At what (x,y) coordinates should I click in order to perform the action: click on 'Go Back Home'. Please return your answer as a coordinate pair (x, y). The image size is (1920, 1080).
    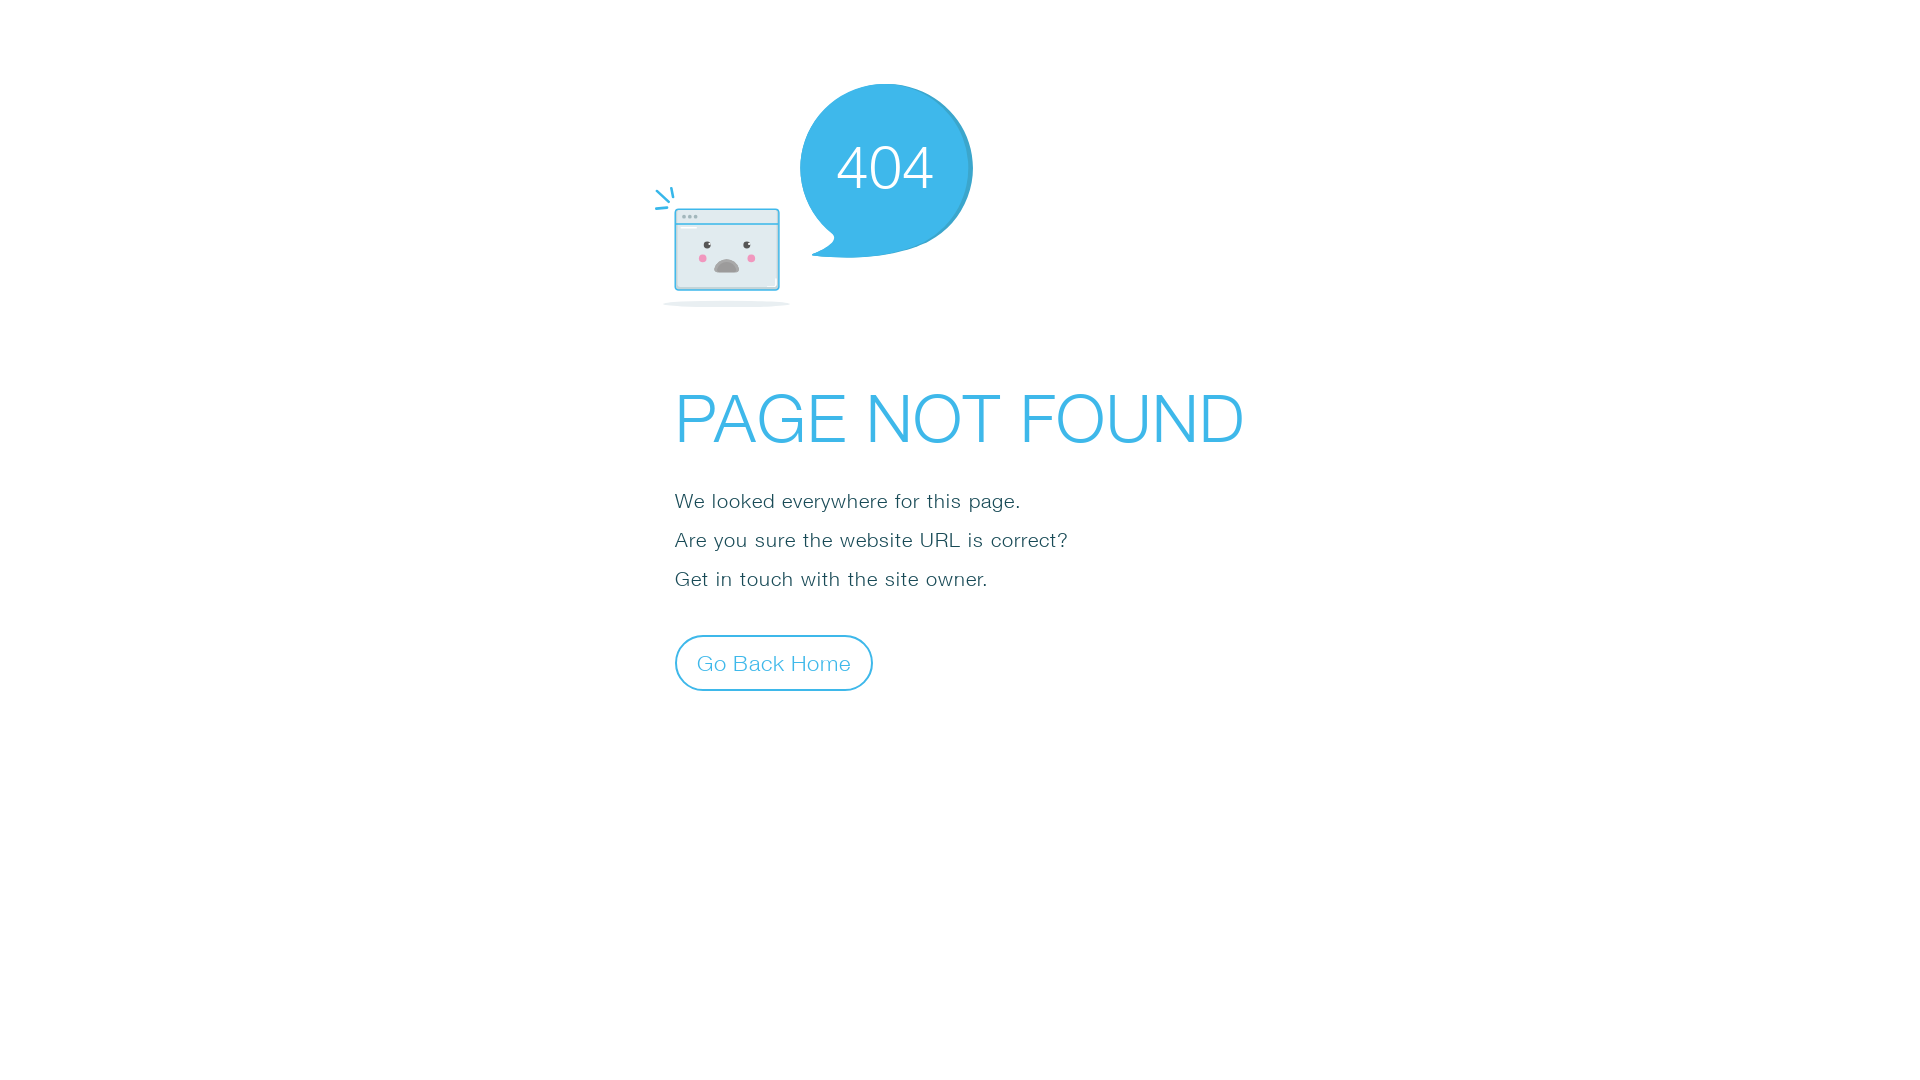
    Looking at the image, I should click on (772, 663).